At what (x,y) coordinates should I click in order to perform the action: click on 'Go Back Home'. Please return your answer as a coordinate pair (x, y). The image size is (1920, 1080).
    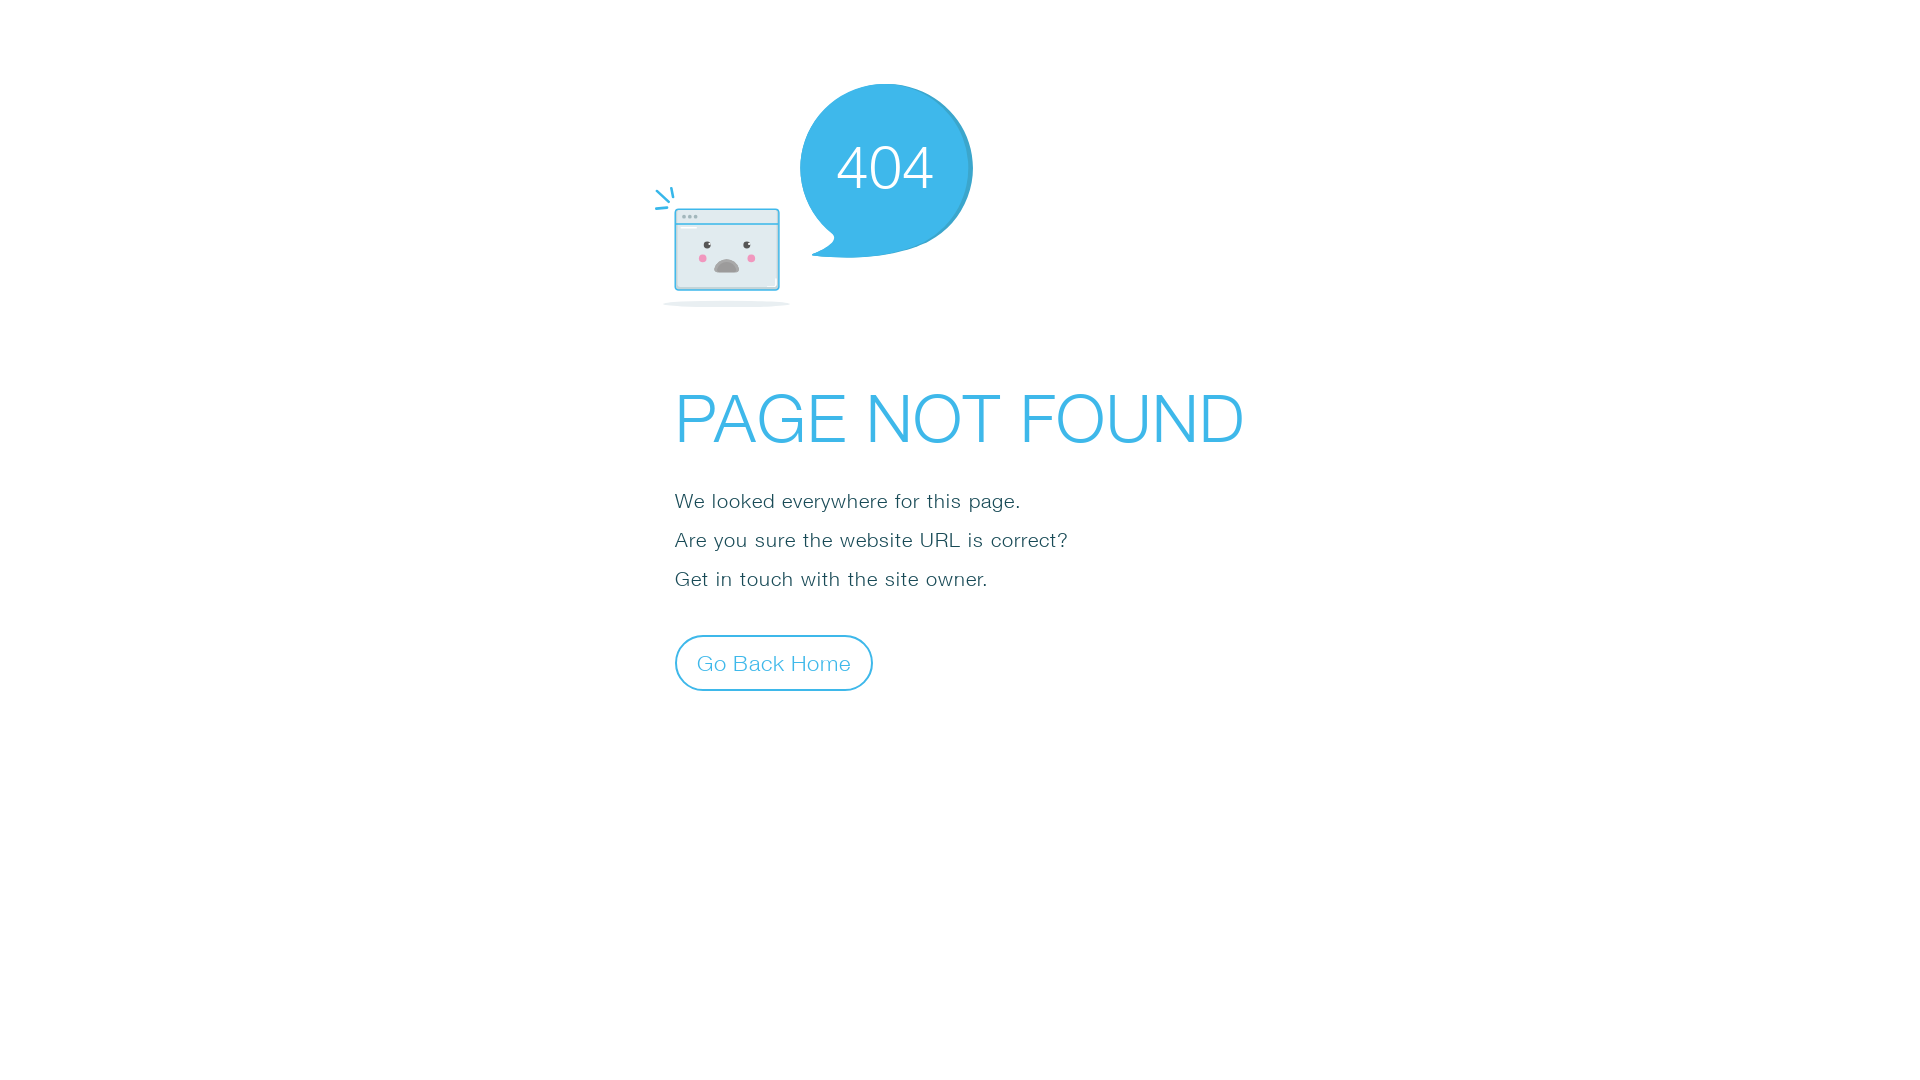
    Looking at the image, I should click on (772, 663).